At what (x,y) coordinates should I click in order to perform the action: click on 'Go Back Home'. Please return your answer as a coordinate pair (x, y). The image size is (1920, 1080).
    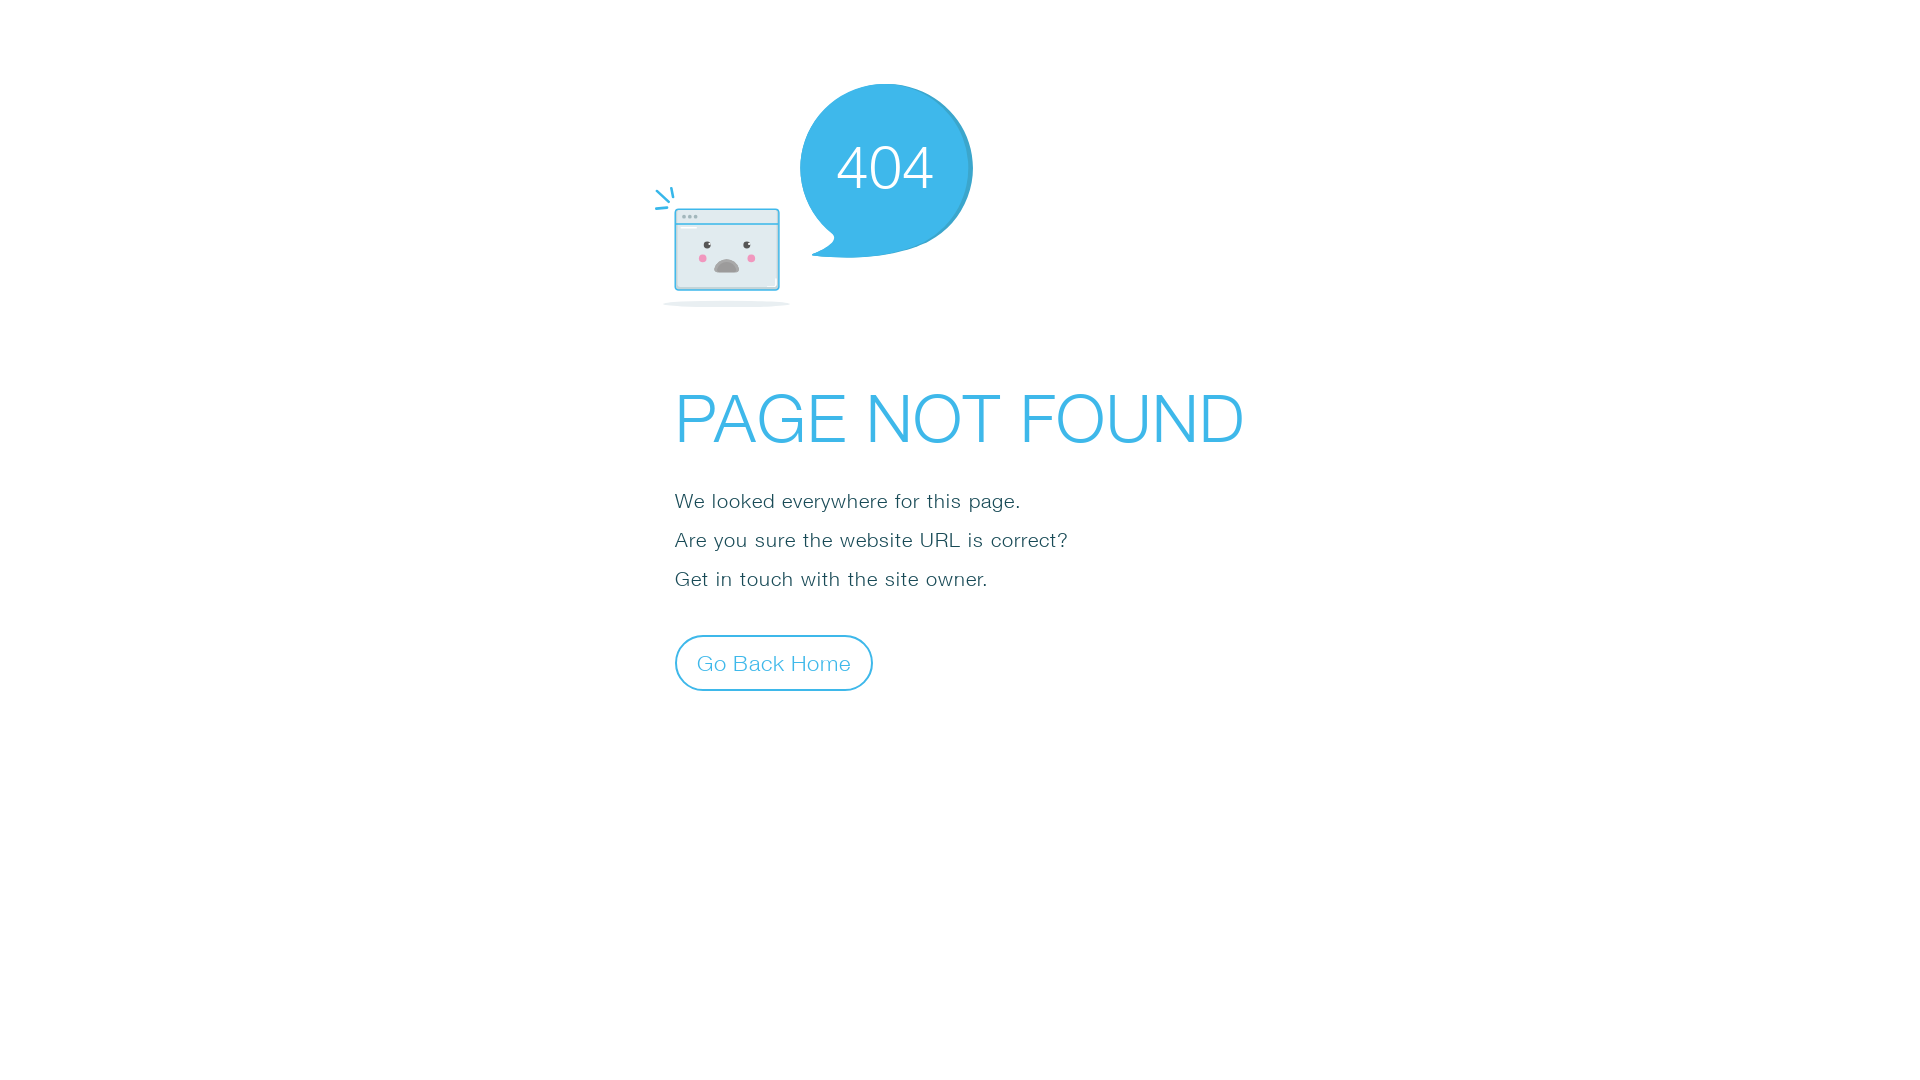
    Looking at the image, I should click on (772, 663).